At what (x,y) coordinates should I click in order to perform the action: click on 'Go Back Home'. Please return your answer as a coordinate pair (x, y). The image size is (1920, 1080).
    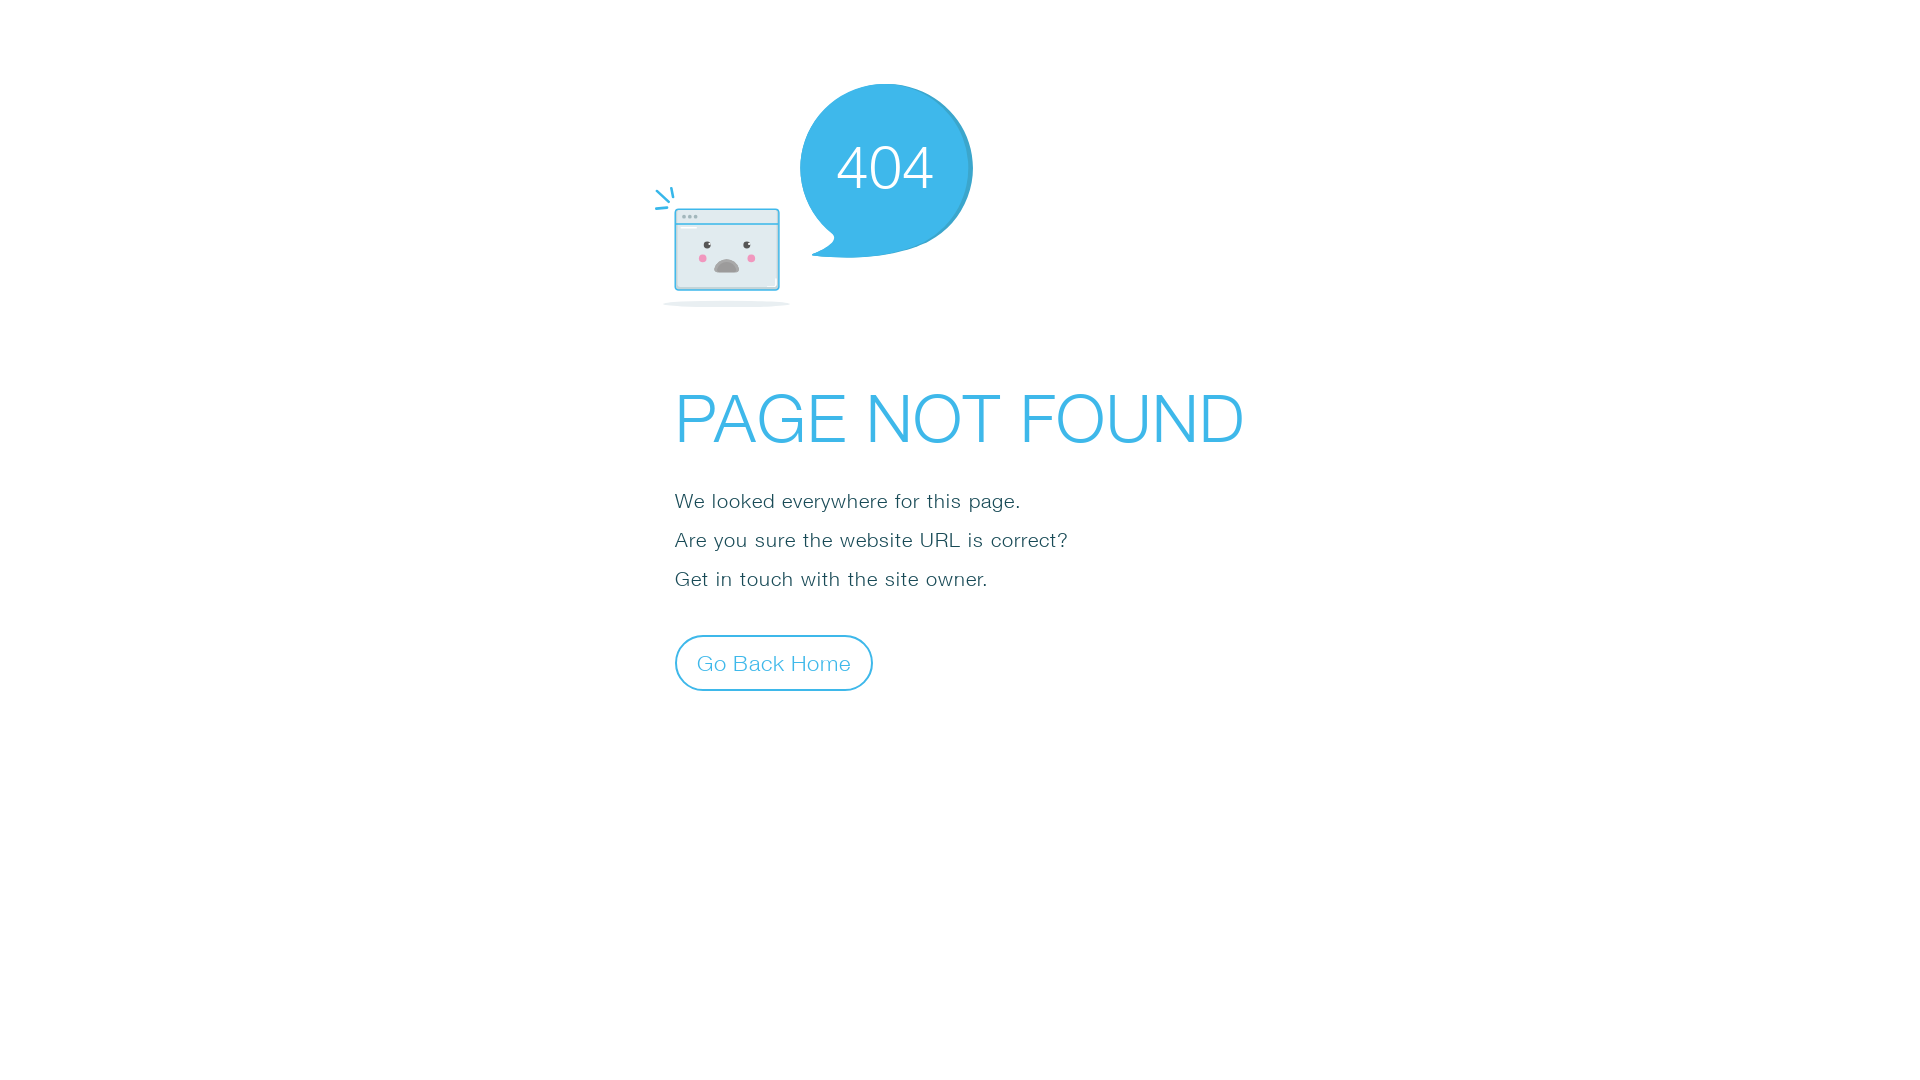
    Looking at the image, I should click on (772, 663).